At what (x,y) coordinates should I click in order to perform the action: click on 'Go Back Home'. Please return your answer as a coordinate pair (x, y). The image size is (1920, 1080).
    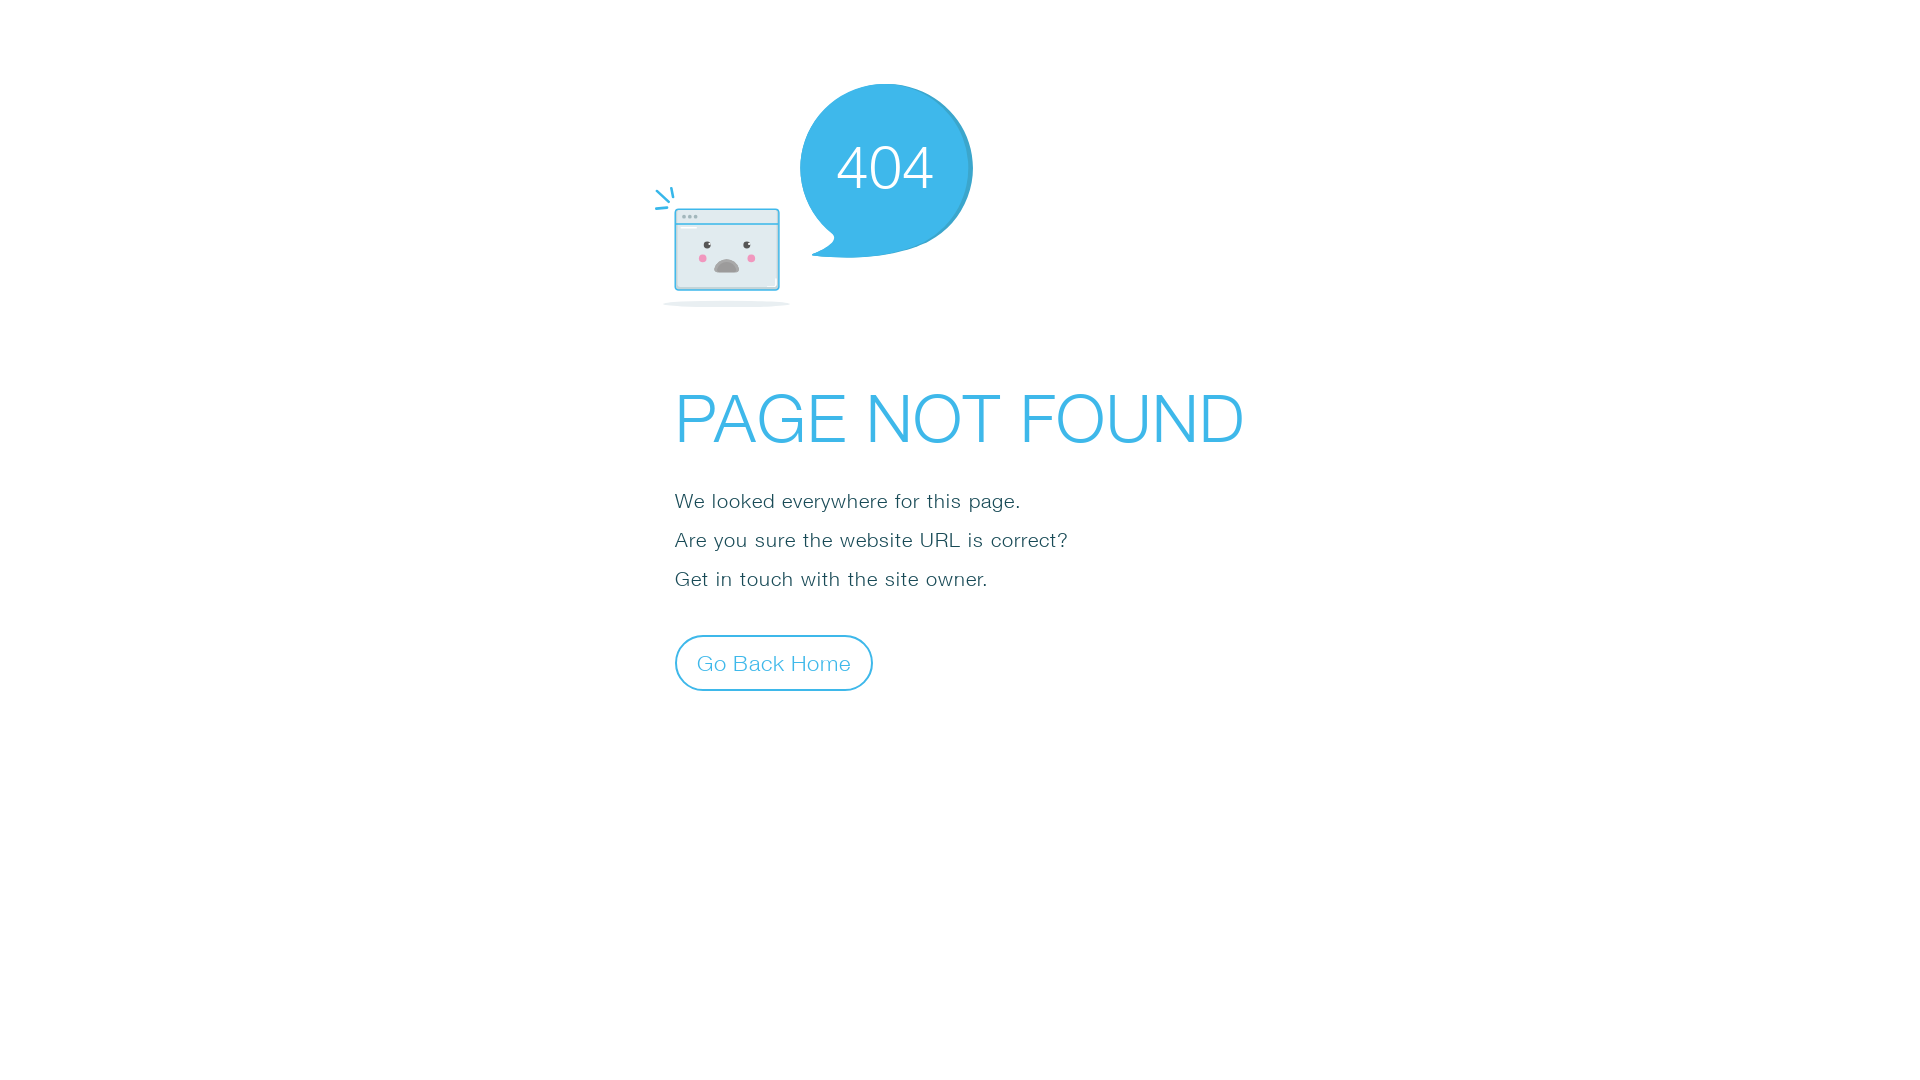
    Looking at the image, I should click on (772, 663).